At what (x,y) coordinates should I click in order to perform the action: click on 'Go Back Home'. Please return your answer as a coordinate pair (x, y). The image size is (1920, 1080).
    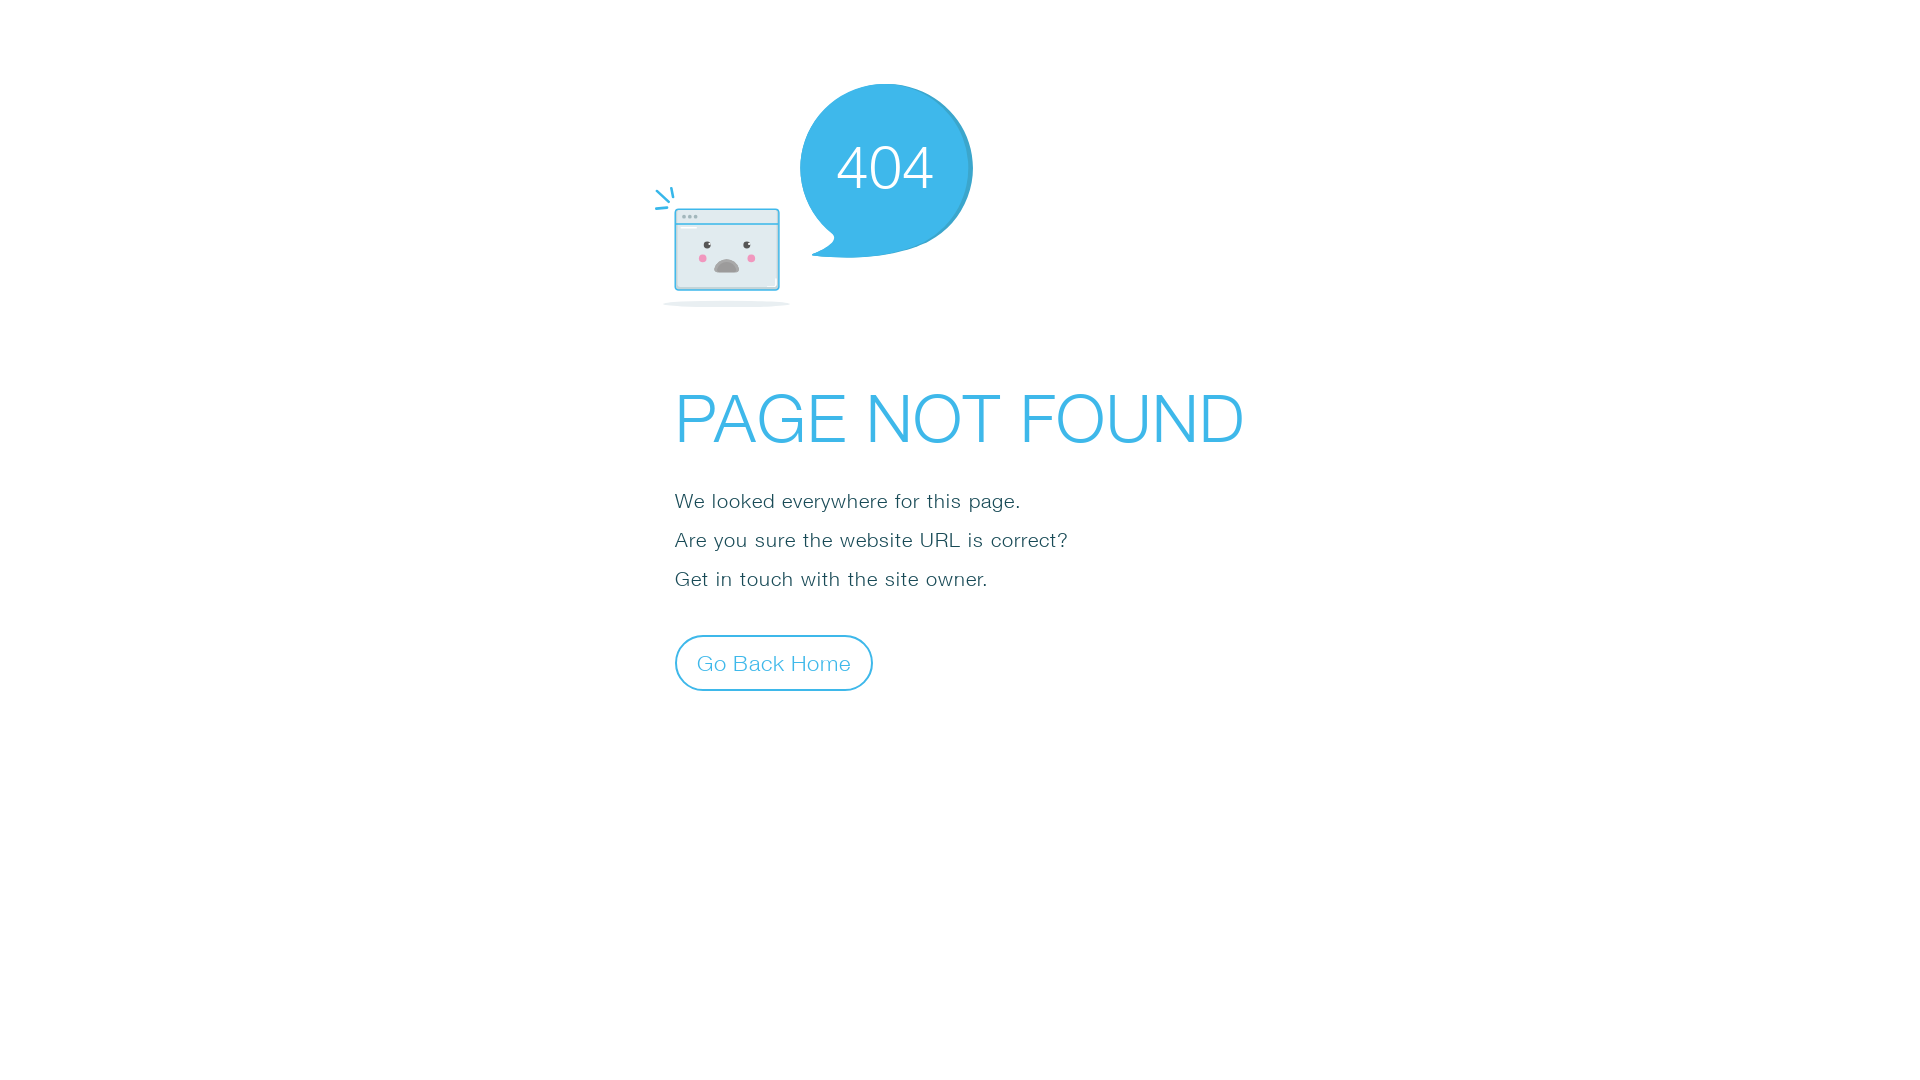
    Looking at the image, I should click on (772, 663).